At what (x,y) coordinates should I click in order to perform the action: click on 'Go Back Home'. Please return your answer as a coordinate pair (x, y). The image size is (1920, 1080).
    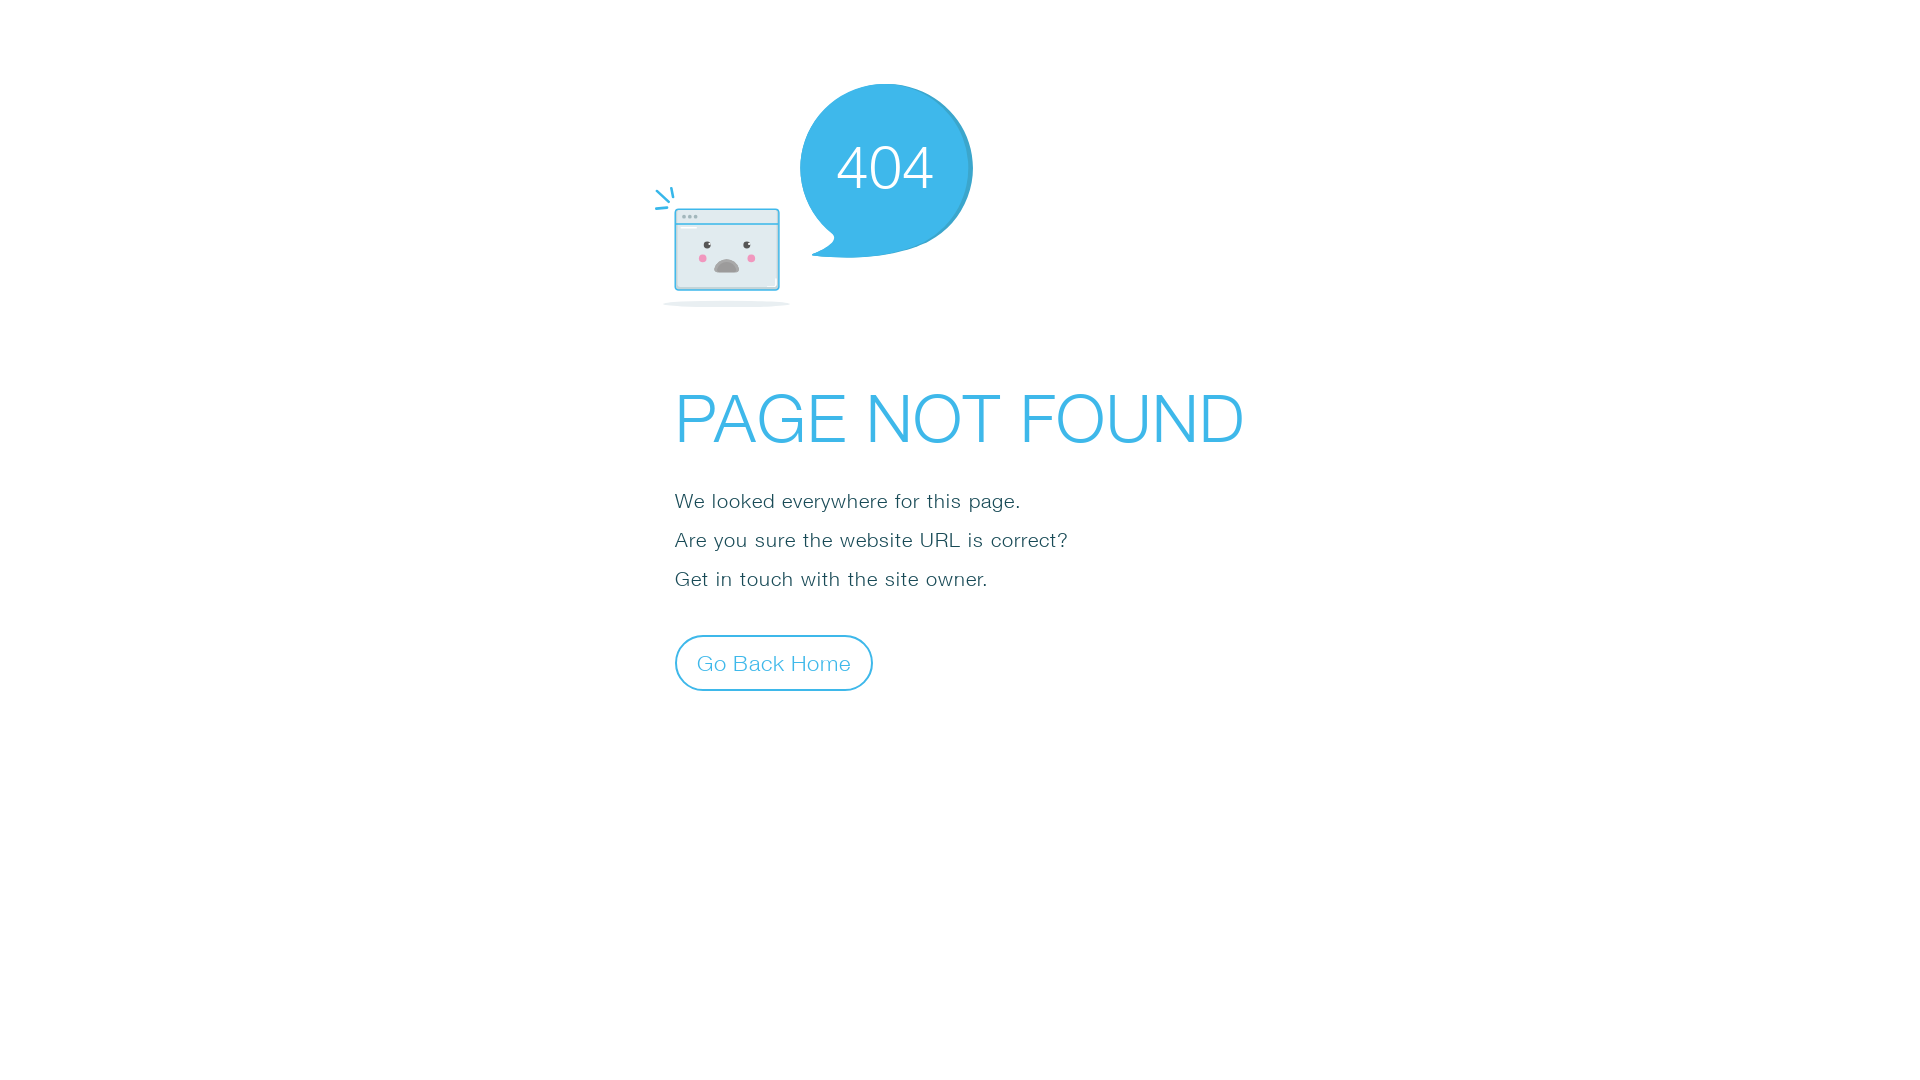
    Looking at the image, I should click on (772, 663).